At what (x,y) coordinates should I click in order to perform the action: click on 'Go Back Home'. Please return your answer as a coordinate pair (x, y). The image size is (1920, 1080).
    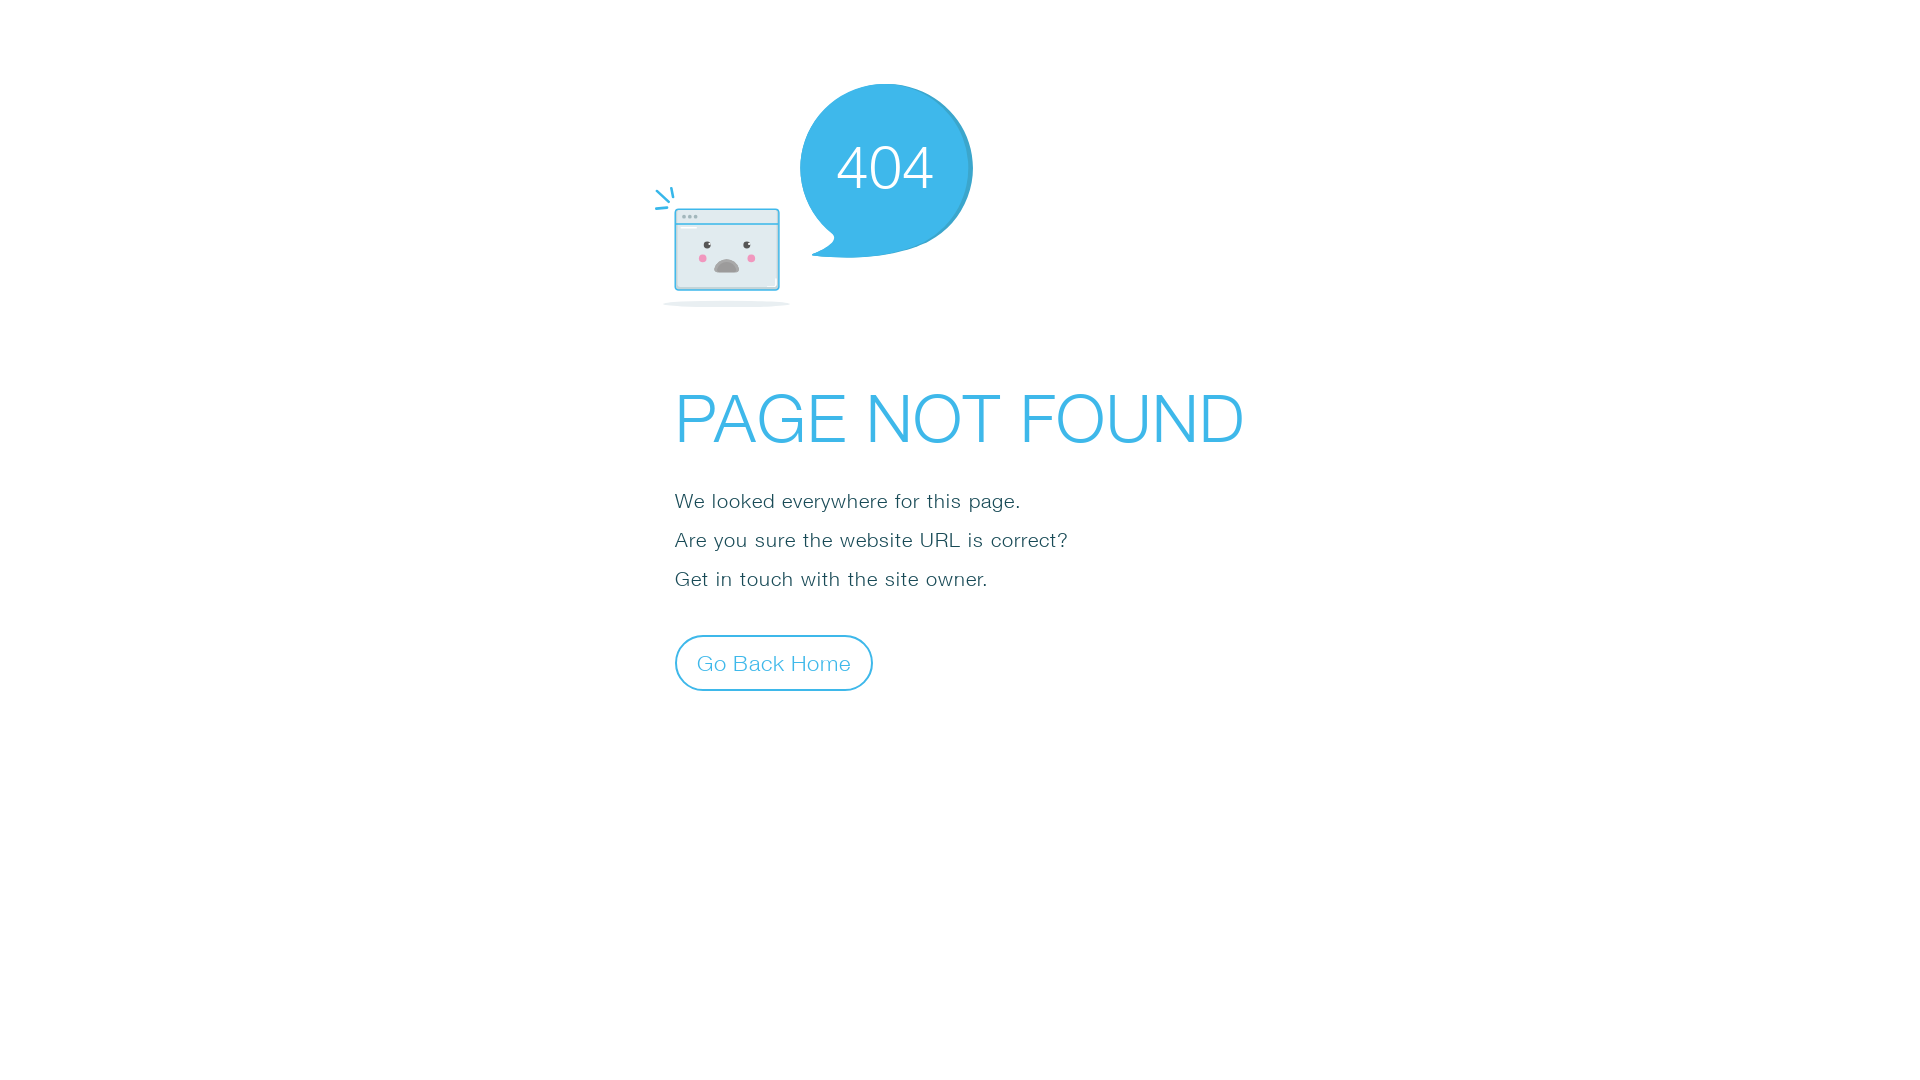
    Looking at the image, I should click on (772, 663).